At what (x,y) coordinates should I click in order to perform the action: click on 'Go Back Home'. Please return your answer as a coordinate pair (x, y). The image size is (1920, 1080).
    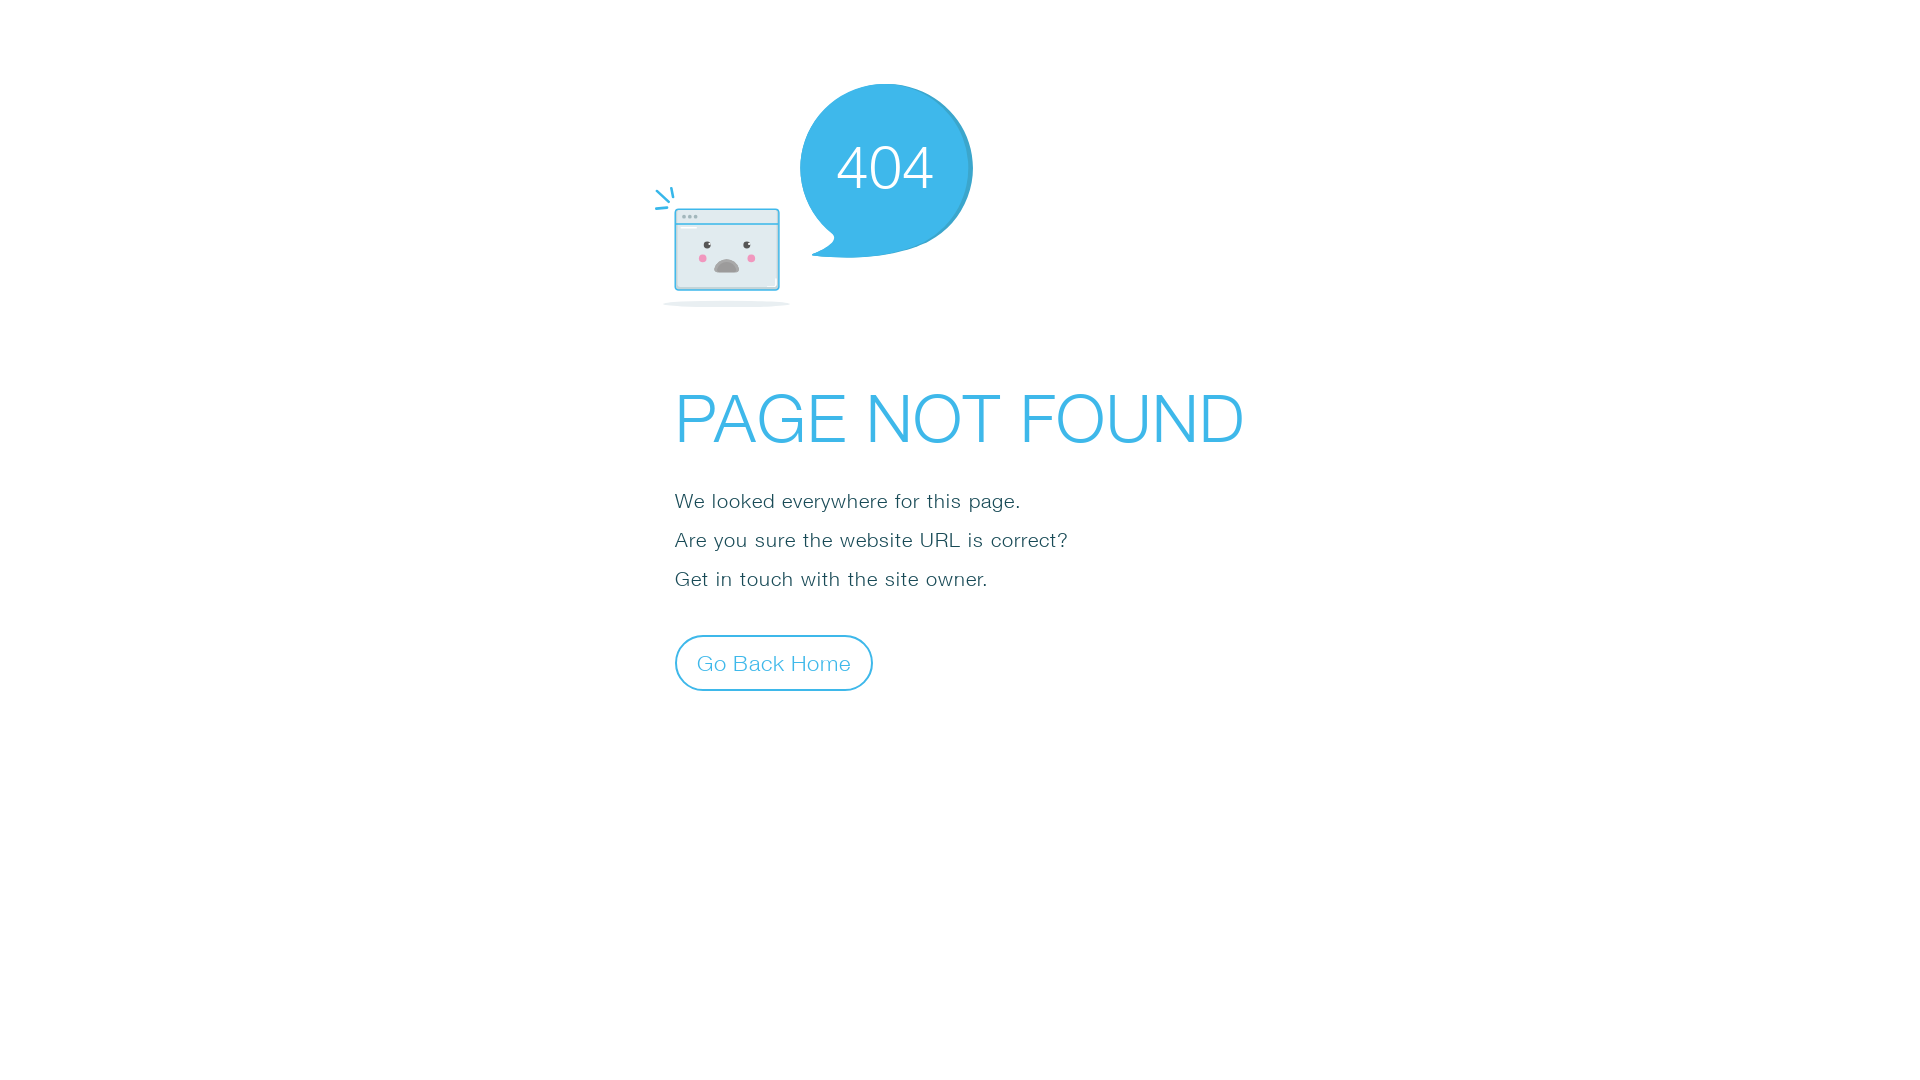
    Looking at the image, I should click on (772, 663).